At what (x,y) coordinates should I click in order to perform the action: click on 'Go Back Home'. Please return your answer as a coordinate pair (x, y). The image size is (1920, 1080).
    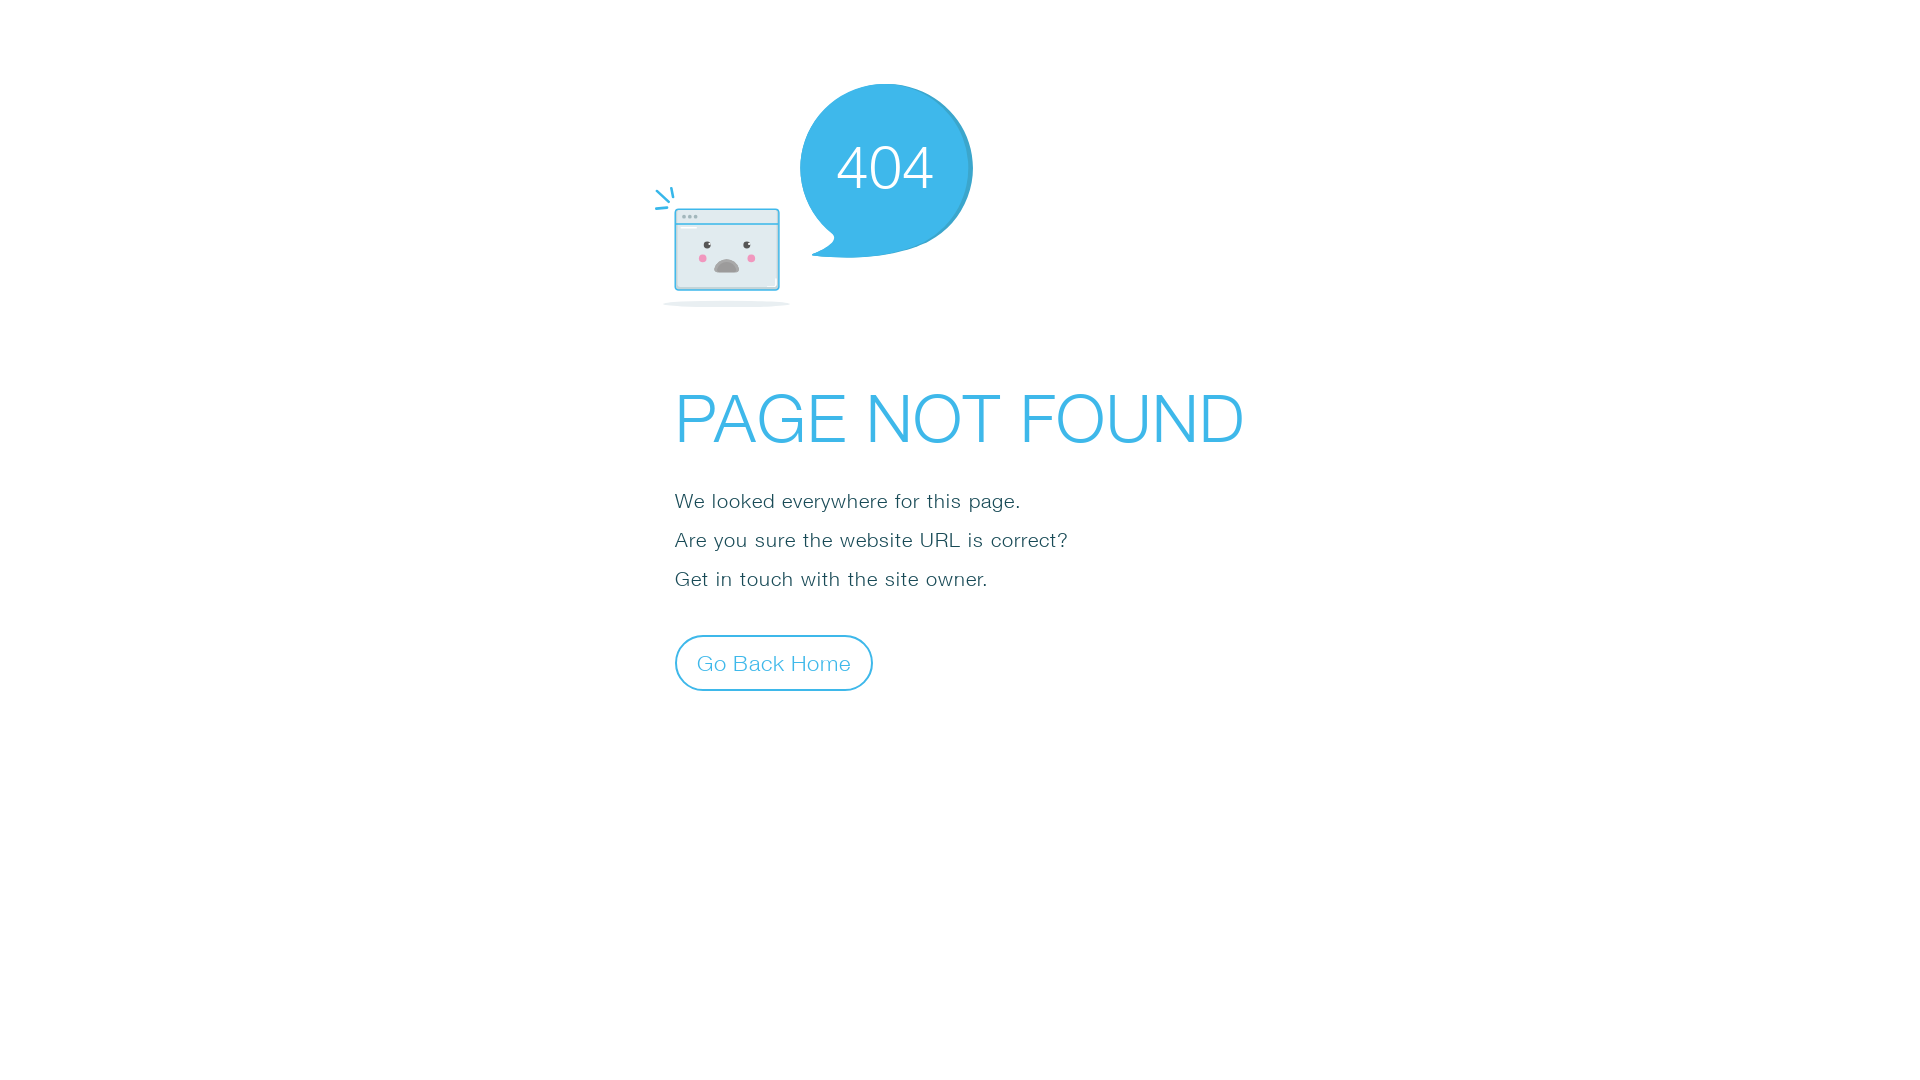
    Looking at the image, I should click on (772, 663).